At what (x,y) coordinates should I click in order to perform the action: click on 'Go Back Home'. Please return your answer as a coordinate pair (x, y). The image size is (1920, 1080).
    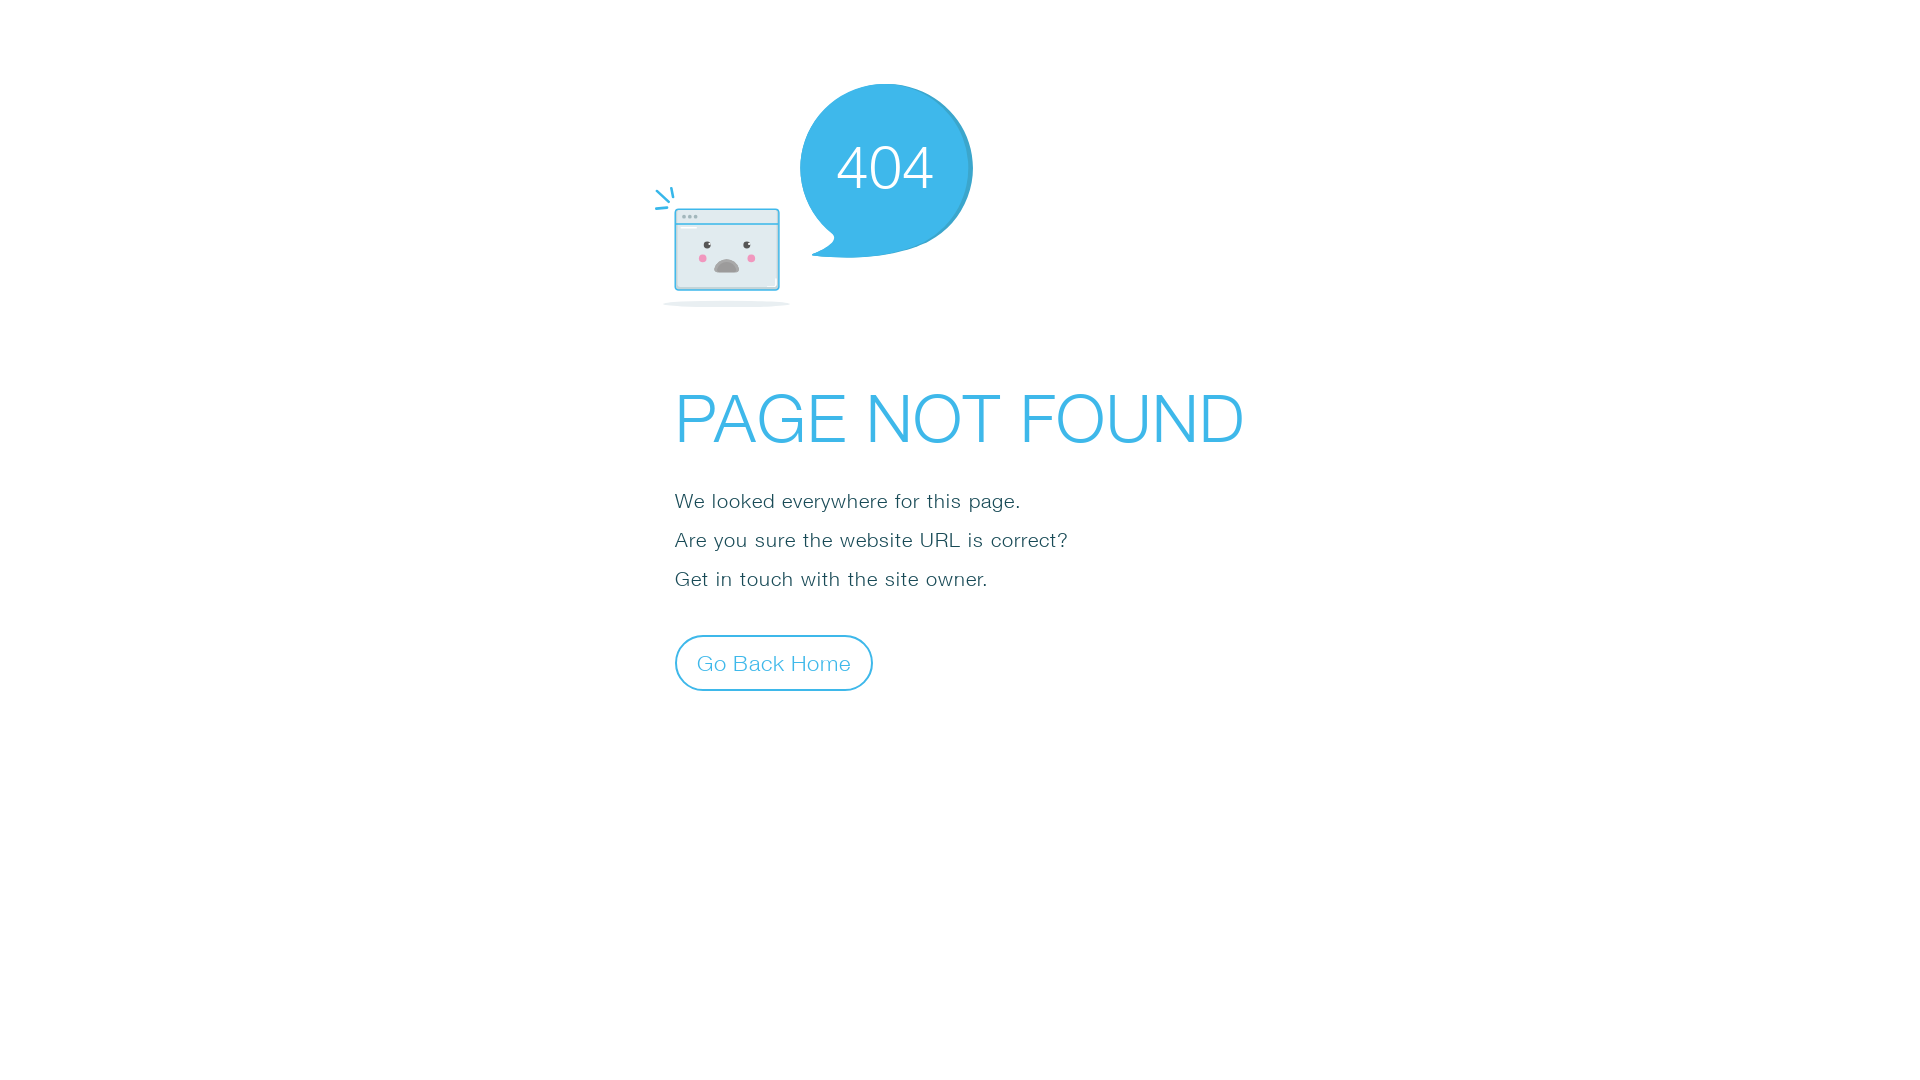
    Looking at the image, I should click on (772, 663).